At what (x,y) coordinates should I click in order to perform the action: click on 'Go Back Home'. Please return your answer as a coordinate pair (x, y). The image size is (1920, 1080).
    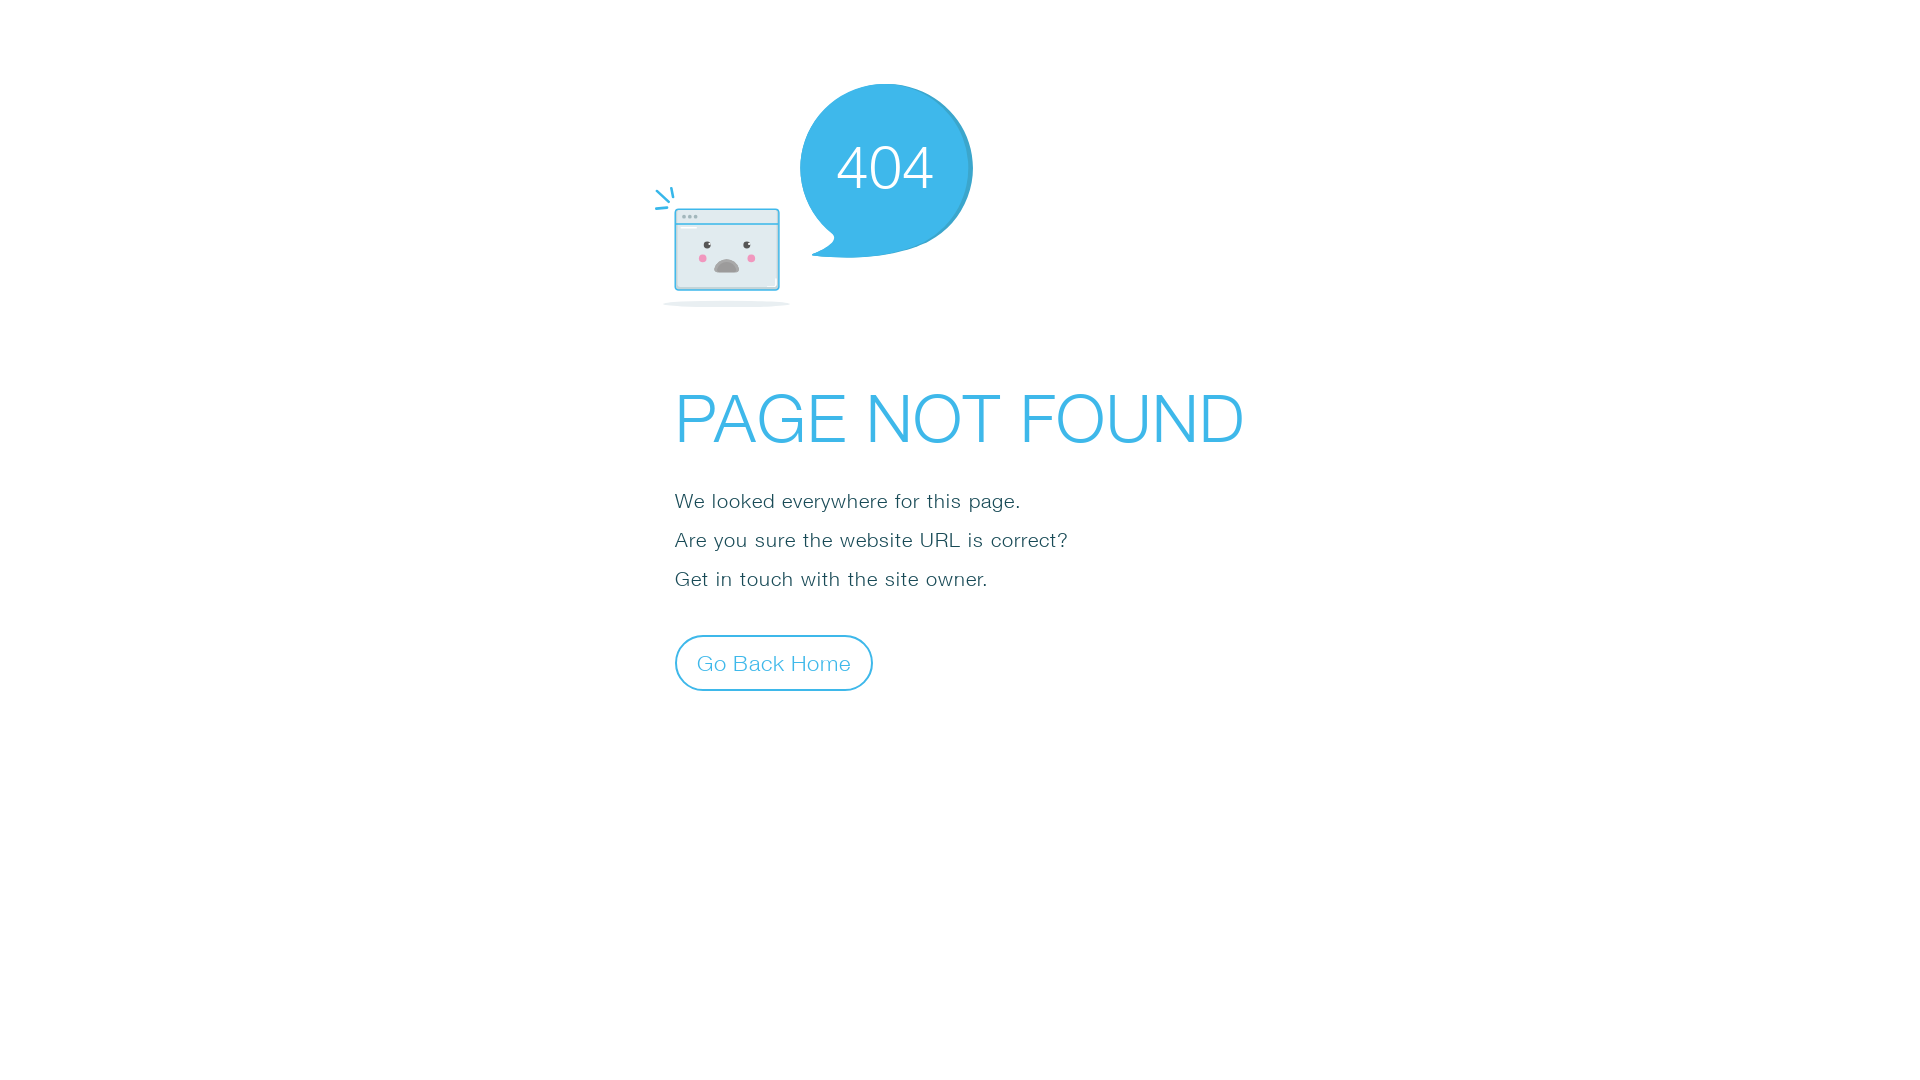
    Looking at the image, I should click on (772, 663).